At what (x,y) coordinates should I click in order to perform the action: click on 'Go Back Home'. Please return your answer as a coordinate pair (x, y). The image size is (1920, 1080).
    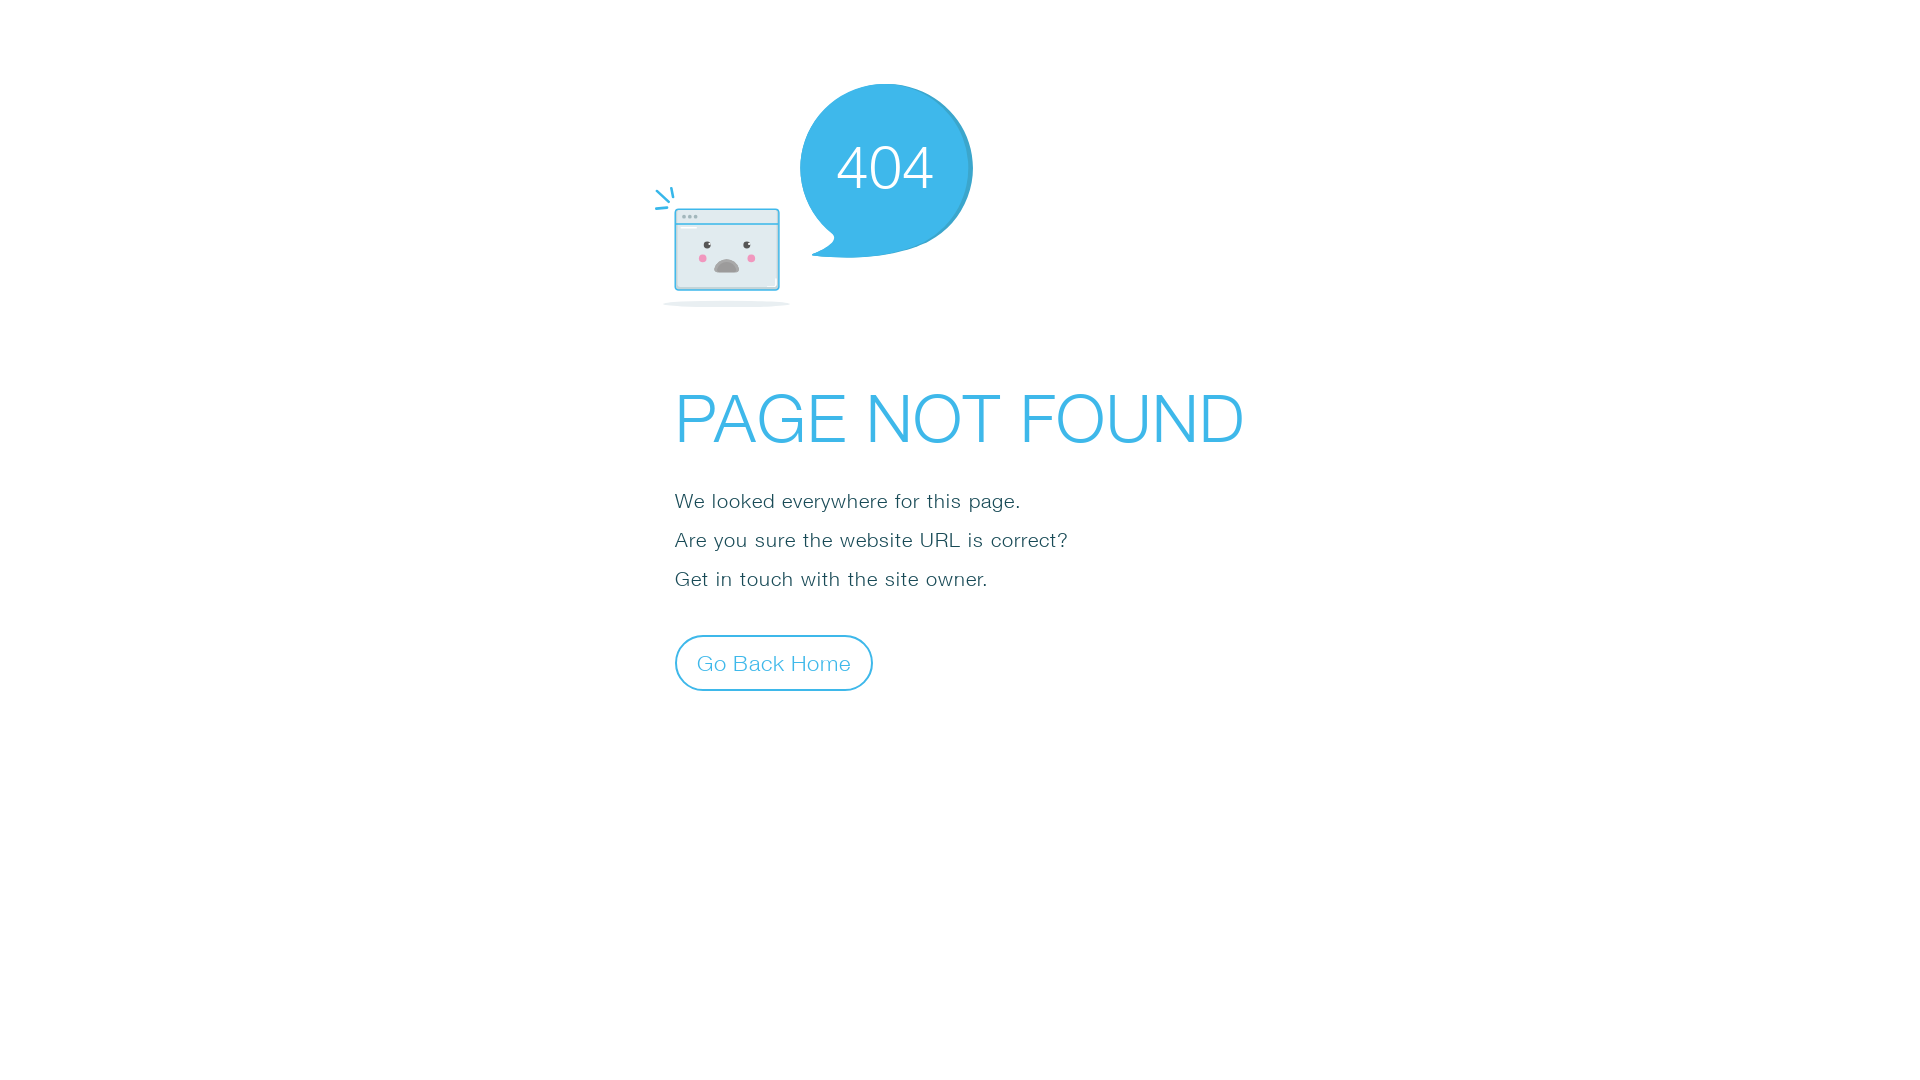
    Looking at the image, I should click on (772, 663).